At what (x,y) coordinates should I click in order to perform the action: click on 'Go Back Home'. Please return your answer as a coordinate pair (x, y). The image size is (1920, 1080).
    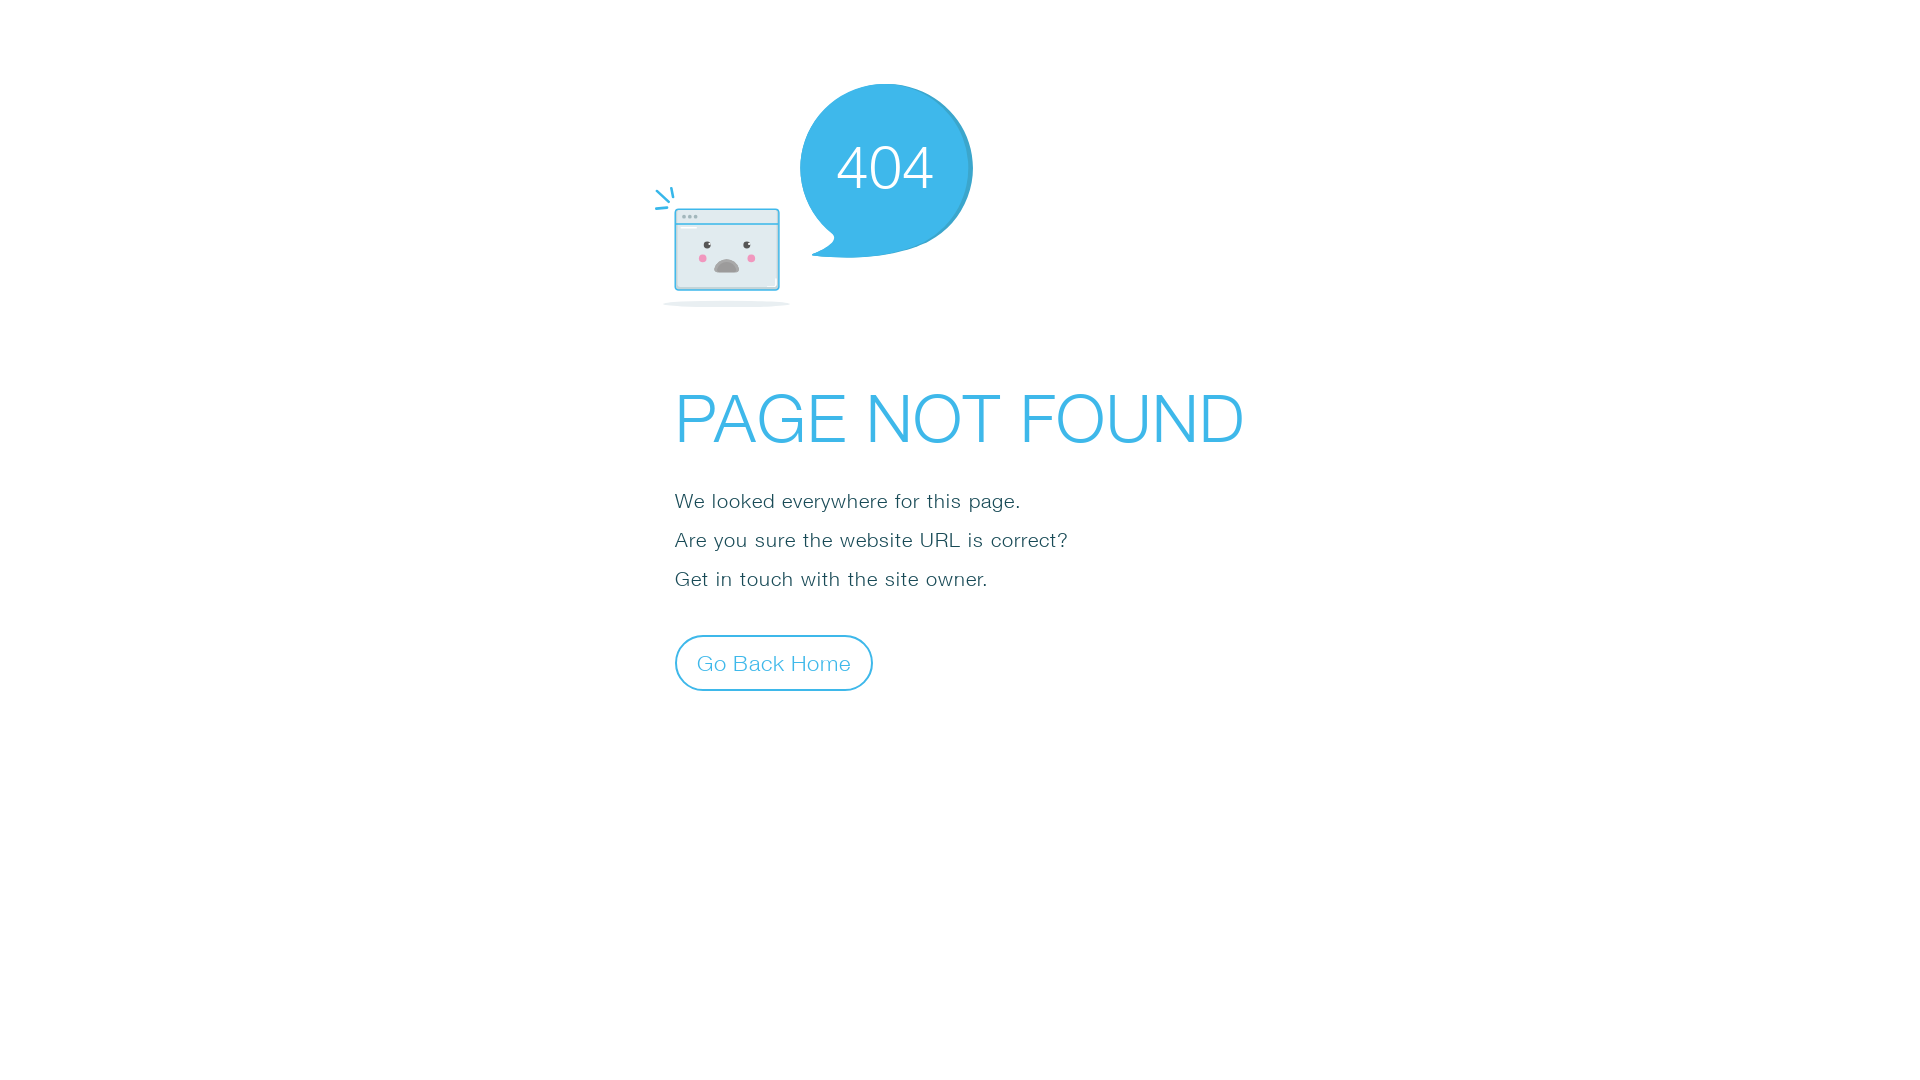
    Looking at the image, I should click on (772, 663).